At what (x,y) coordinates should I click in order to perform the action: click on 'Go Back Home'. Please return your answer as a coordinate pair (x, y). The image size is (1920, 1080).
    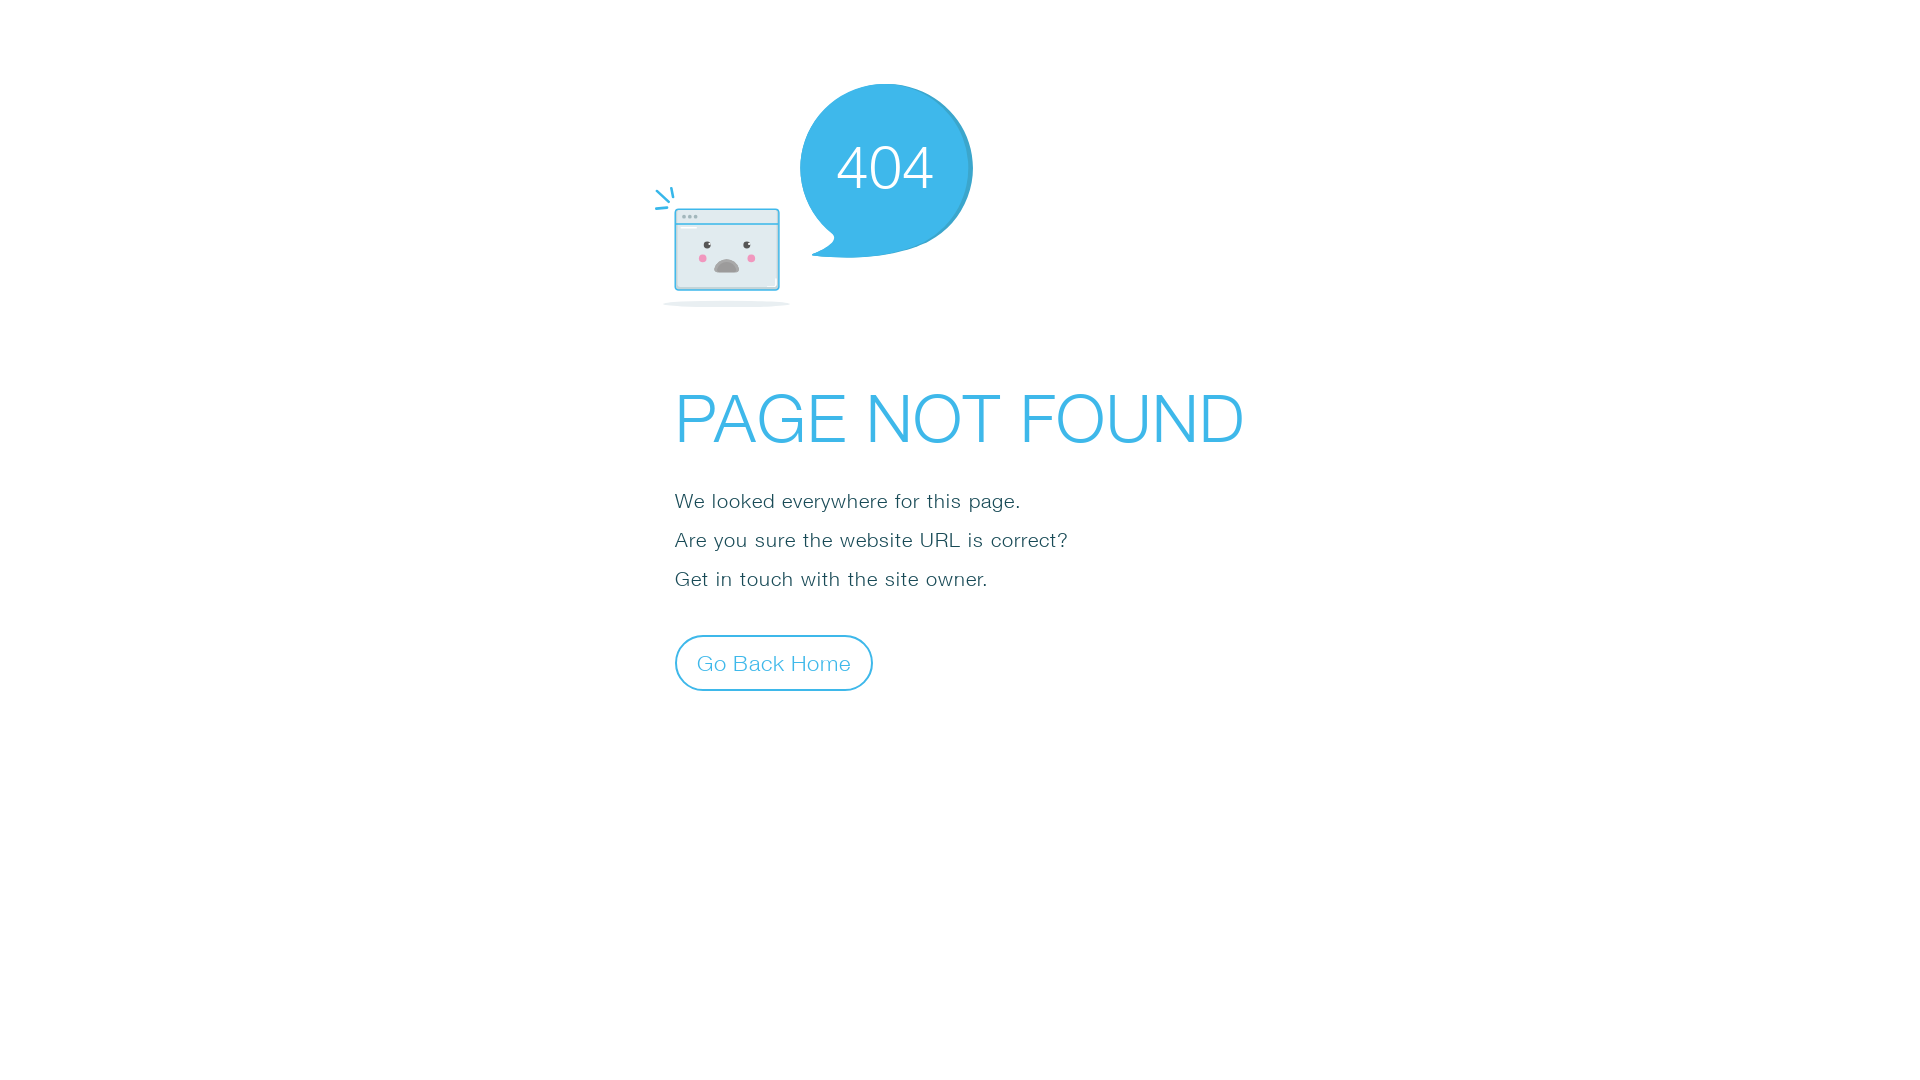
    Looking at the image, I should click on (772, 663).